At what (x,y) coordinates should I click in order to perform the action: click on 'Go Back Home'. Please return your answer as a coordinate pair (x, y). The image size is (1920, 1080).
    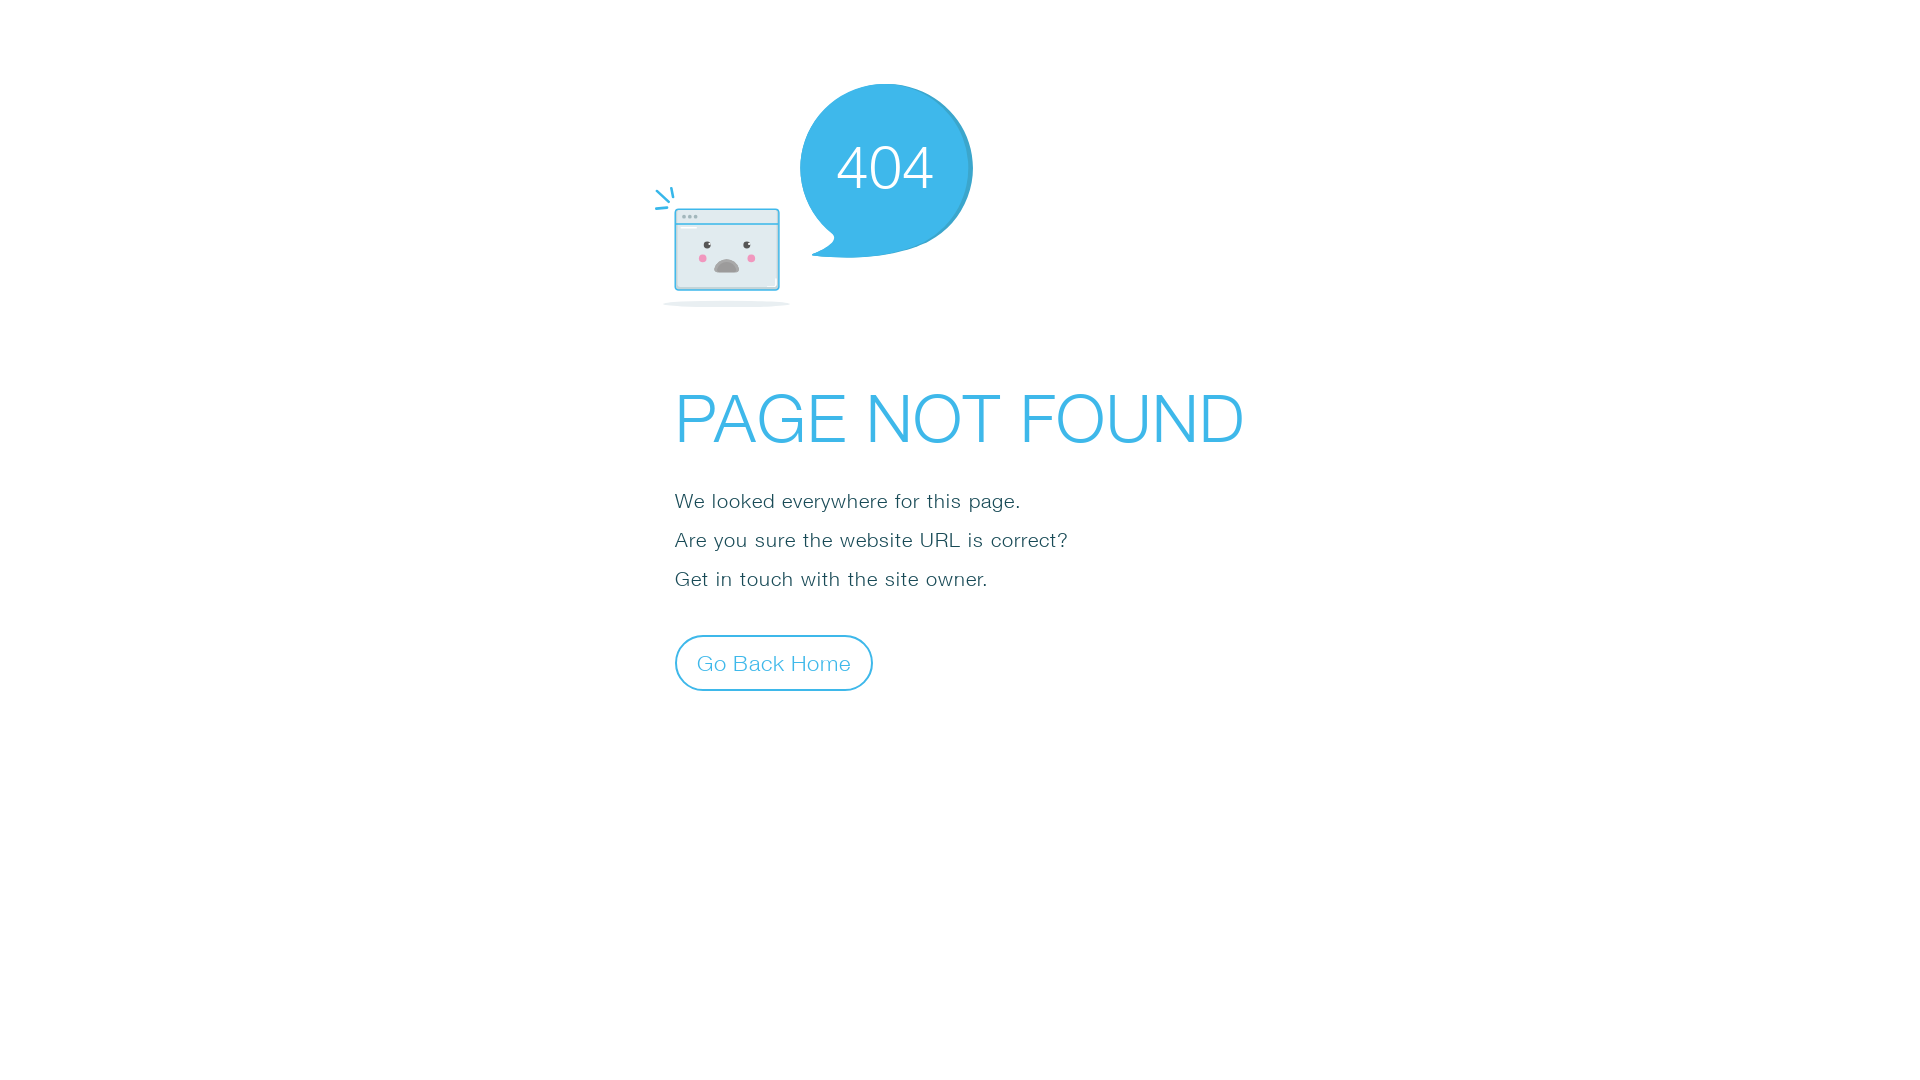
    Looking at the image, I should click on (772, 663).